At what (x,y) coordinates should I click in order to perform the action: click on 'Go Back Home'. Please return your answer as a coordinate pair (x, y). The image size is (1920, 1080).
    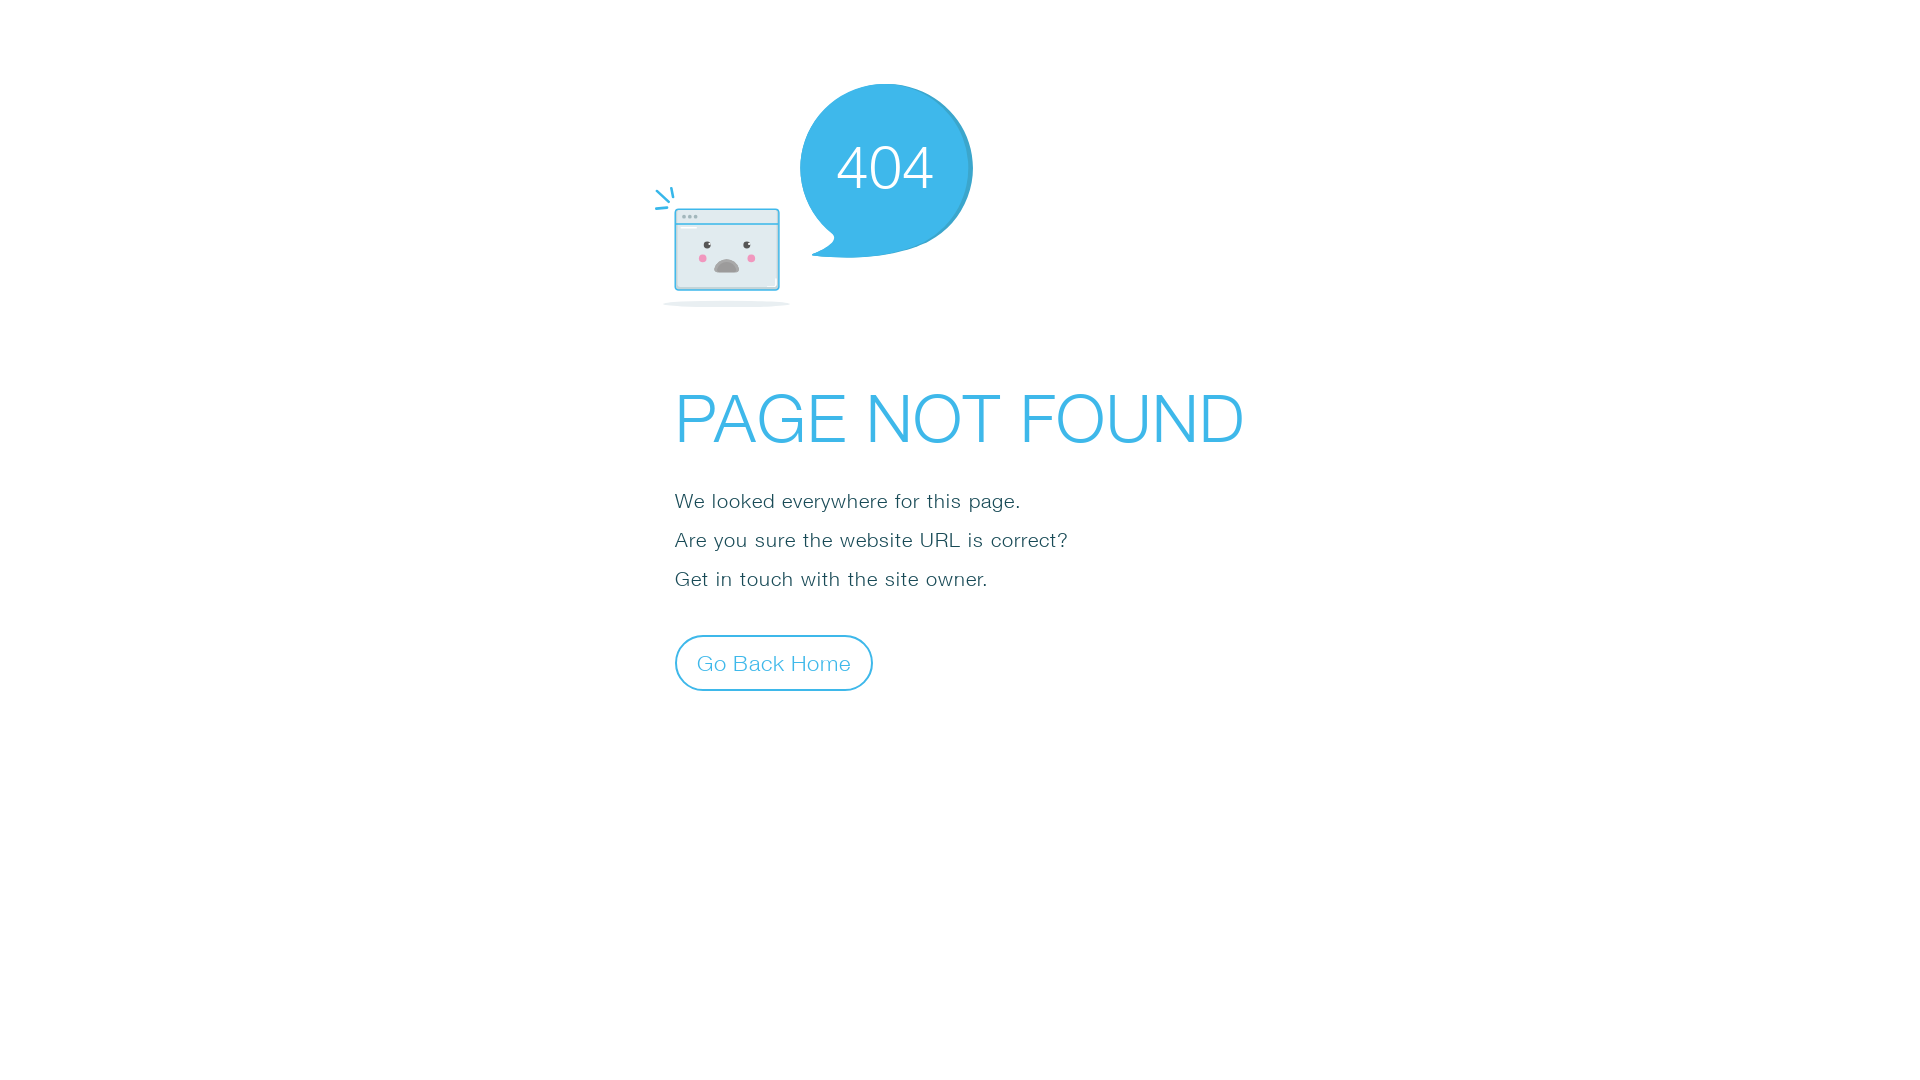
    Looking at the image, I should click on (772, 663).